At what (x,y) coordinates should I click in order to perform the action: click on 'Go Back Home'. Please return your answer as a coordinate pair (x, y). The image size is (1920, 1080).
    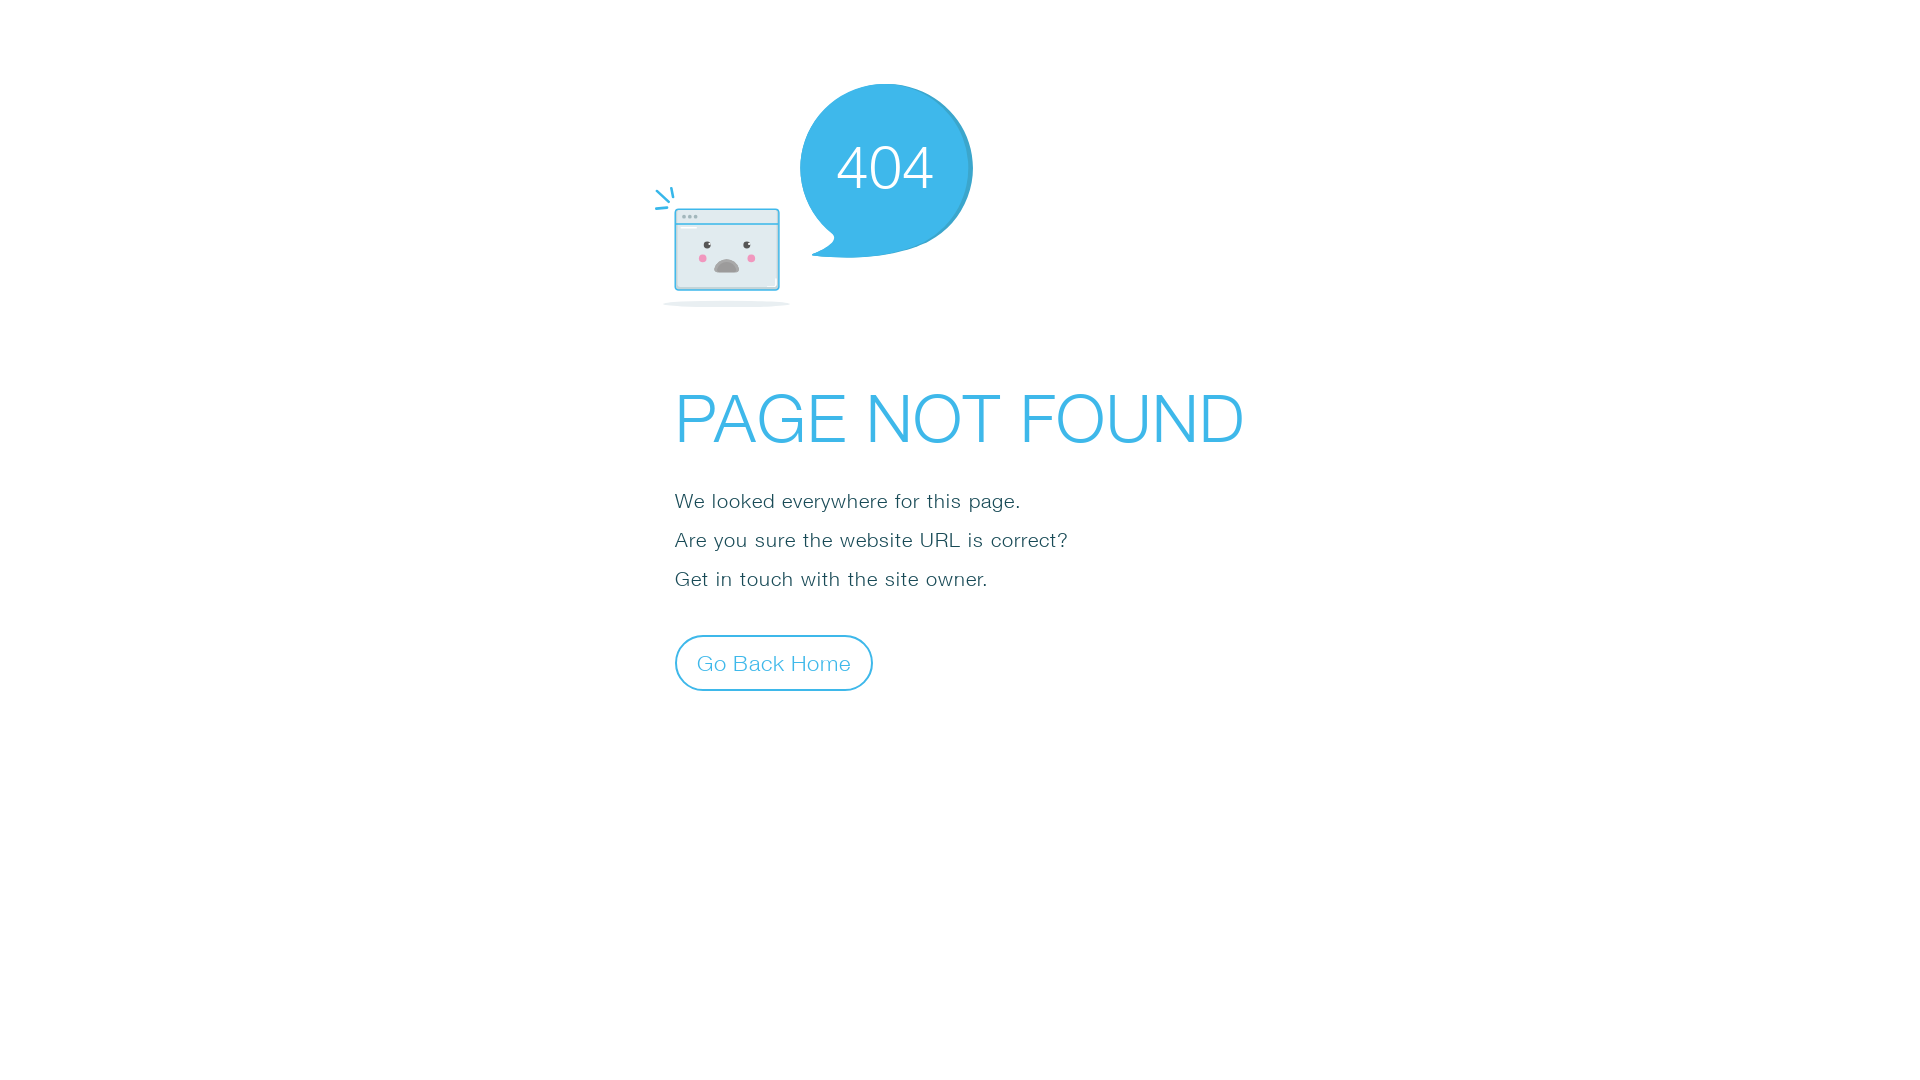
    Looking at the image, I should click on (772, 663).